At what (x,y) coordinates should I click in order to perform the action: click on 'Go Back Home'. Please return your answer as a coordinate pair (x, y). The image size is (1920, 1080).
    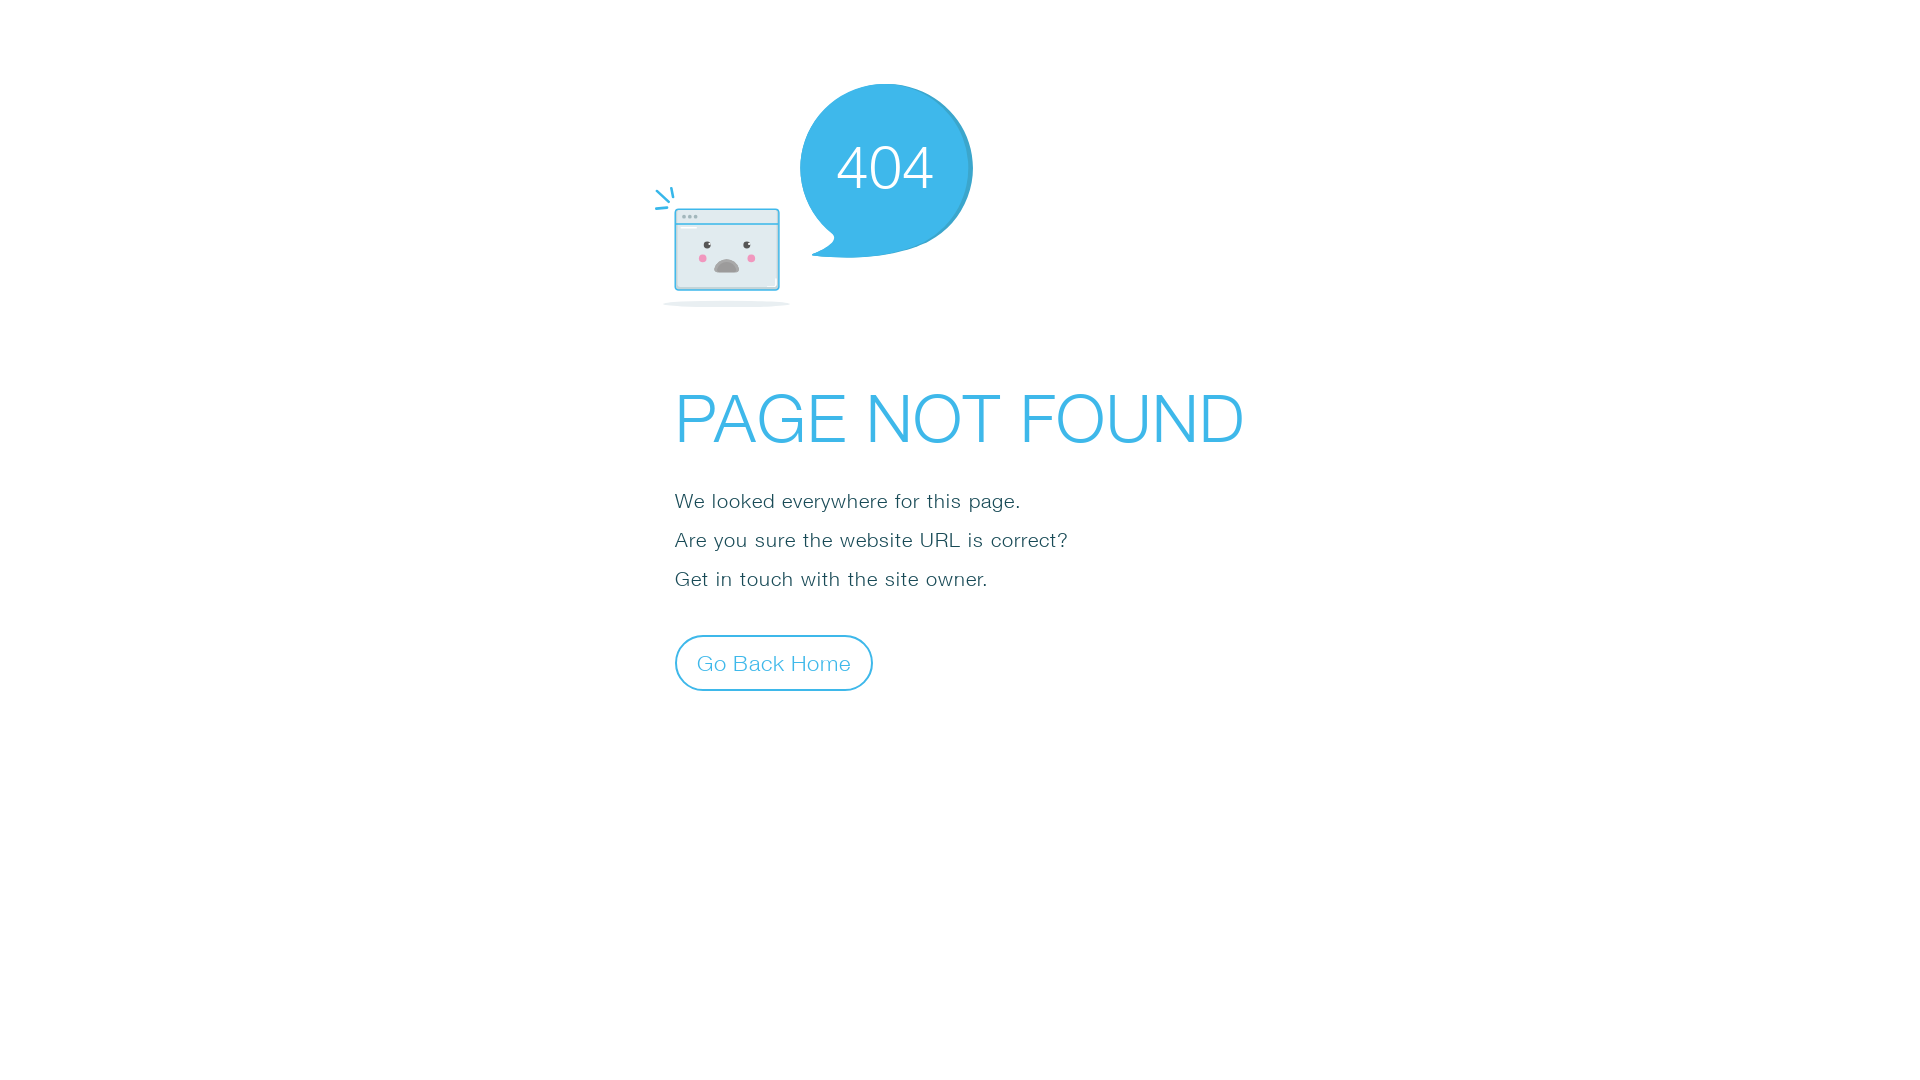
    Looking at the image, I should click on (772, 663).